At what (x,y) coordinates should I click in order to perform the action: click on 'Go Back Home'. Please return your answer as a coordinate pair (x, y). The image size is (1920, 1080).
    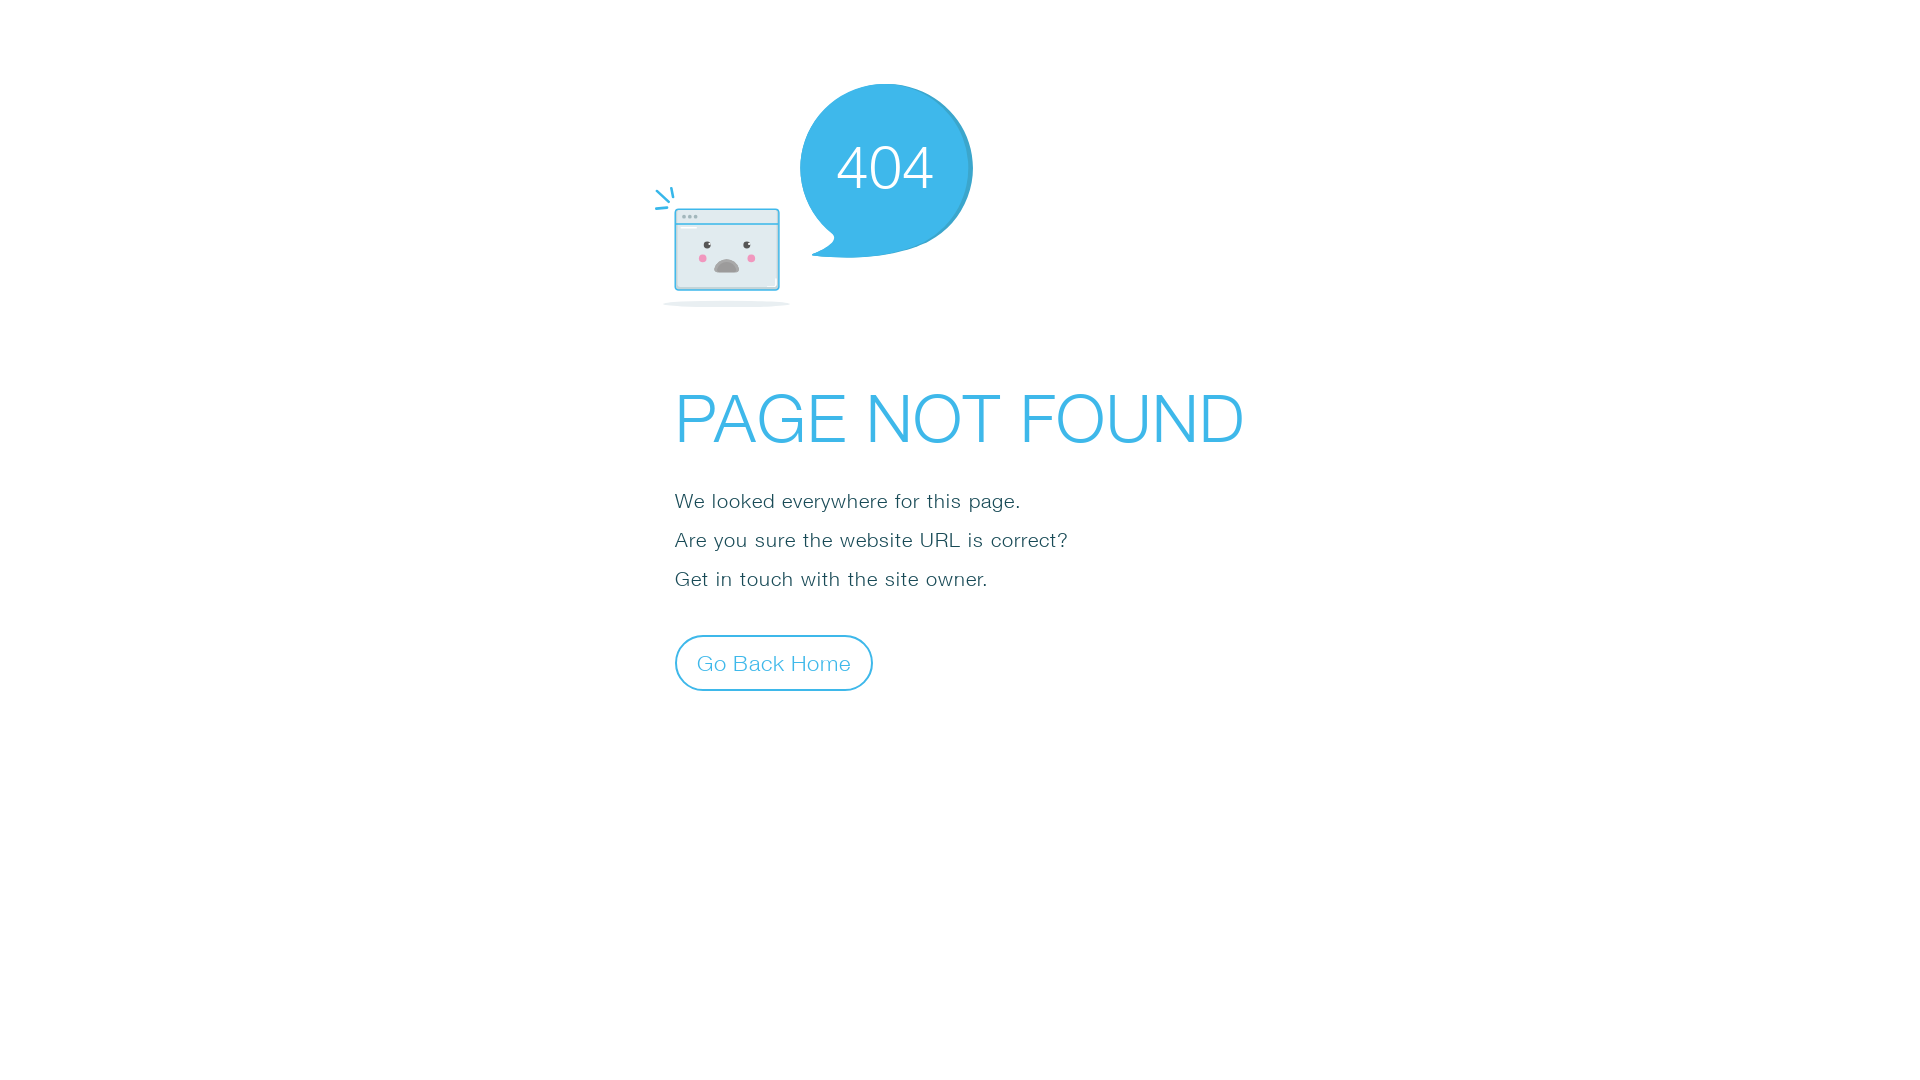
    Looking at the image, I should click on (772, 663).